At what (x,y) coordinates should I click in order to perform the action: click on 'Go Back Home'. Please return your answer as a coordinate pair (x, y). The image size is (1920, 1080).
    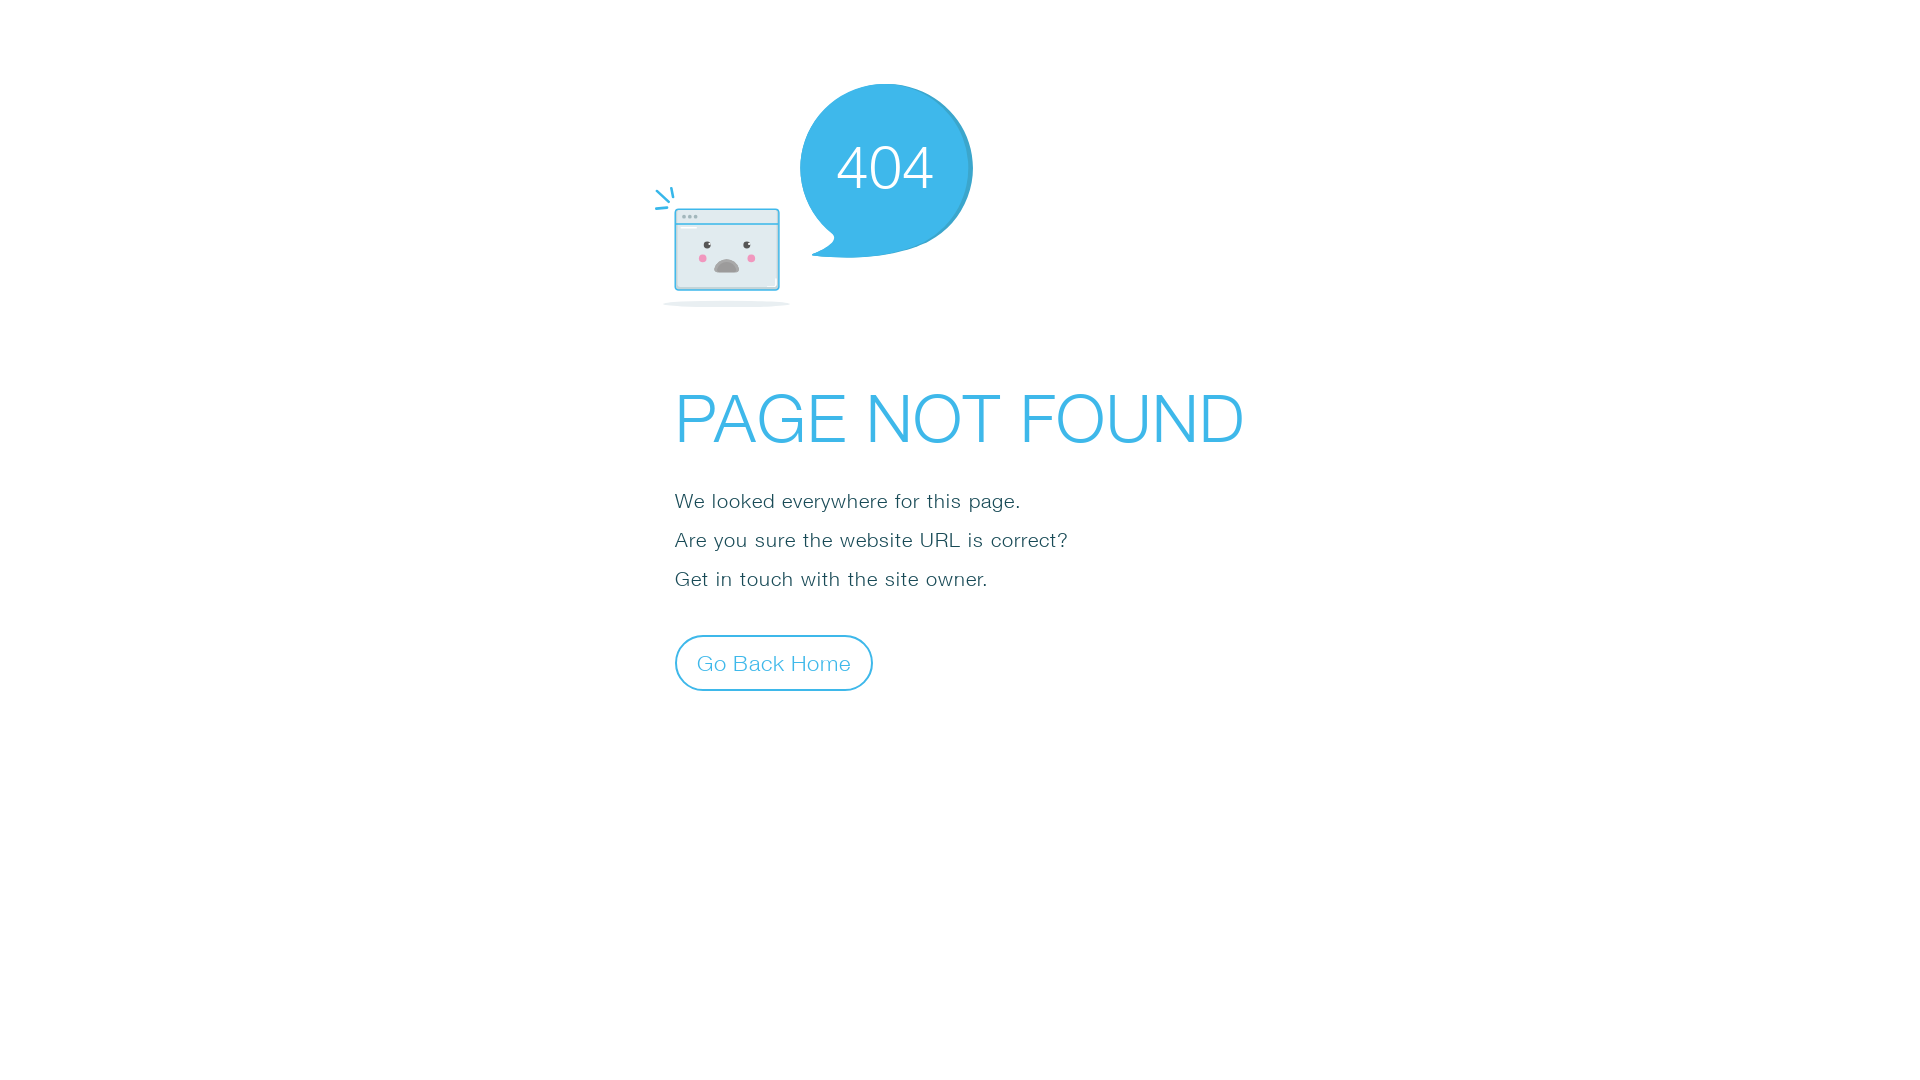
    Looking at the image, I should click on (772, 663).